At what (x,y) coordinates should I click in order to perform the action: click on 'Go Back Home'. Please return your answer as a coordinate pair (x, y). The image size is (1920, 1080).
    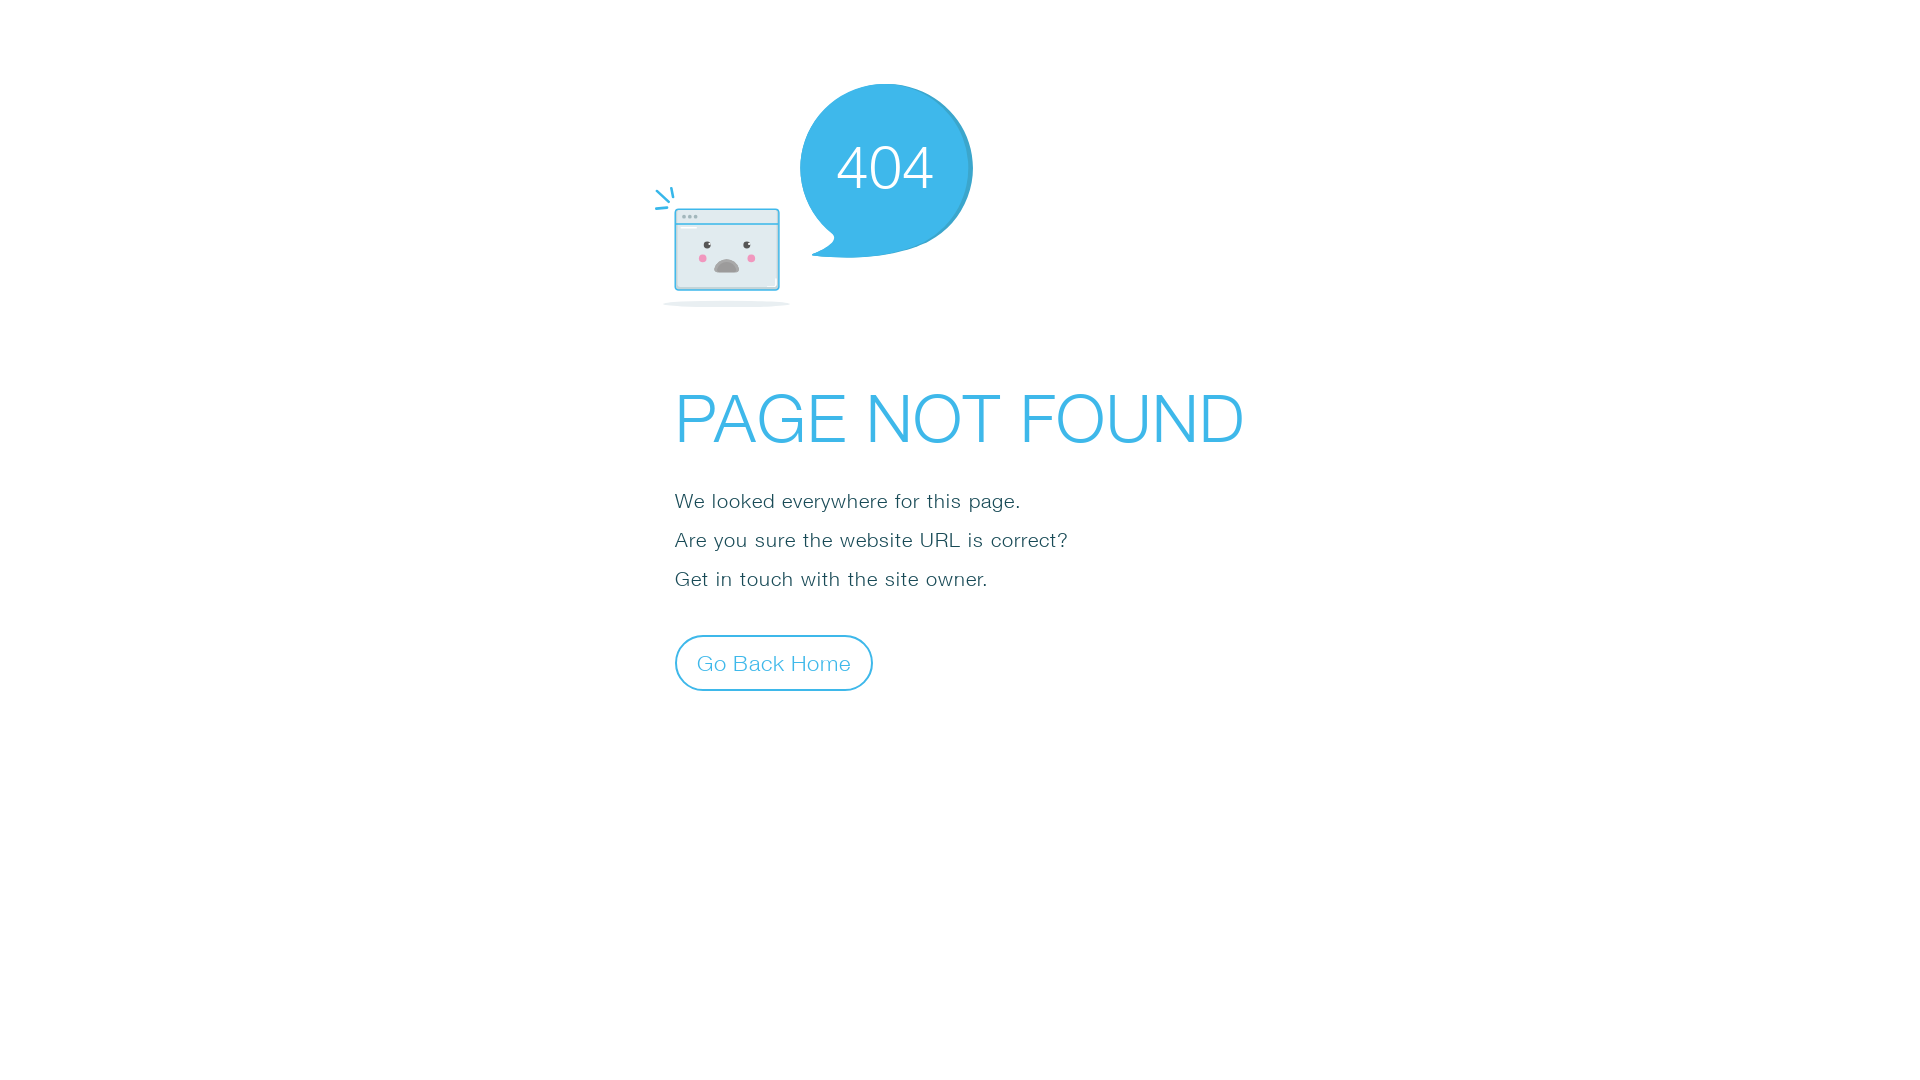
    Looking at the image, I should click on (772, 663).